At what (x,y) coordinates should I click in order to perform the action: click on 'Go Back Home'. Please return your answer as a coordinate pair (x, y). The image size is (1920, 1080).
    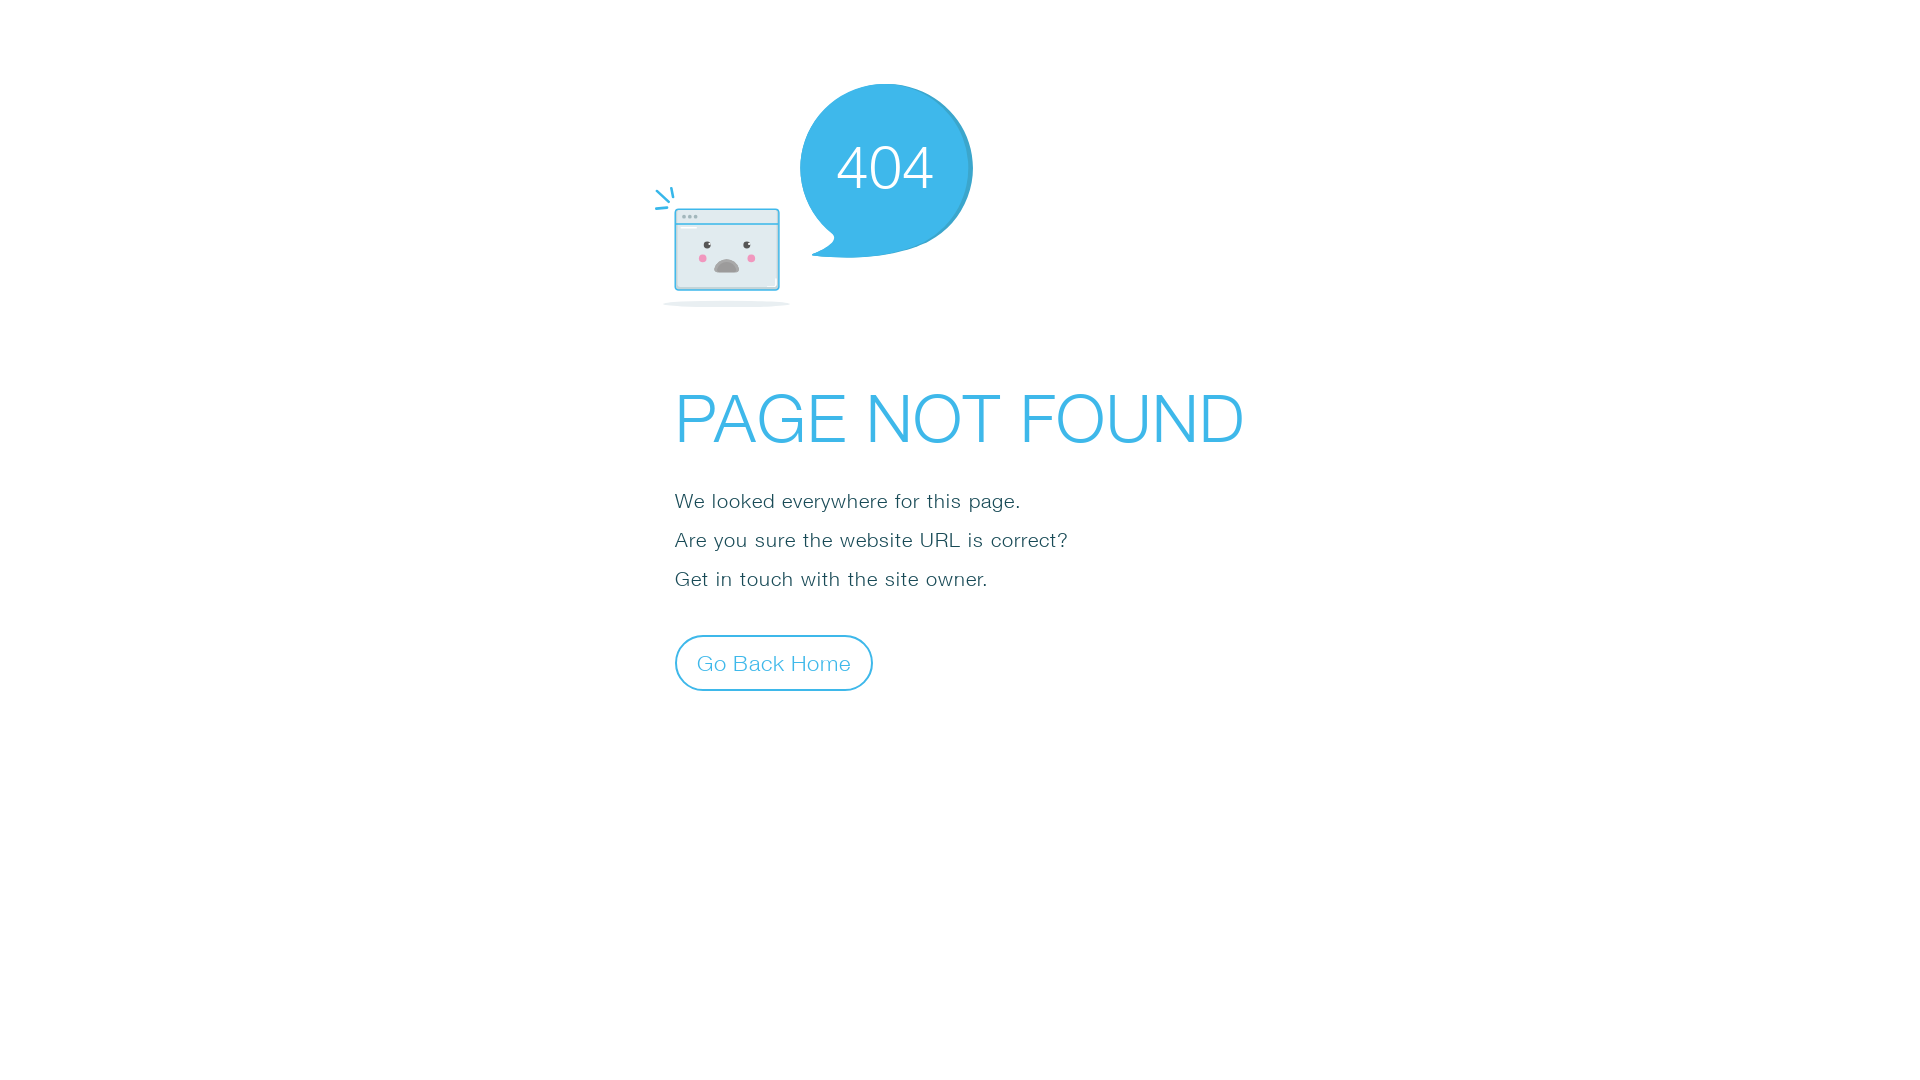
    Looking at the image, I should click on (772, 663).